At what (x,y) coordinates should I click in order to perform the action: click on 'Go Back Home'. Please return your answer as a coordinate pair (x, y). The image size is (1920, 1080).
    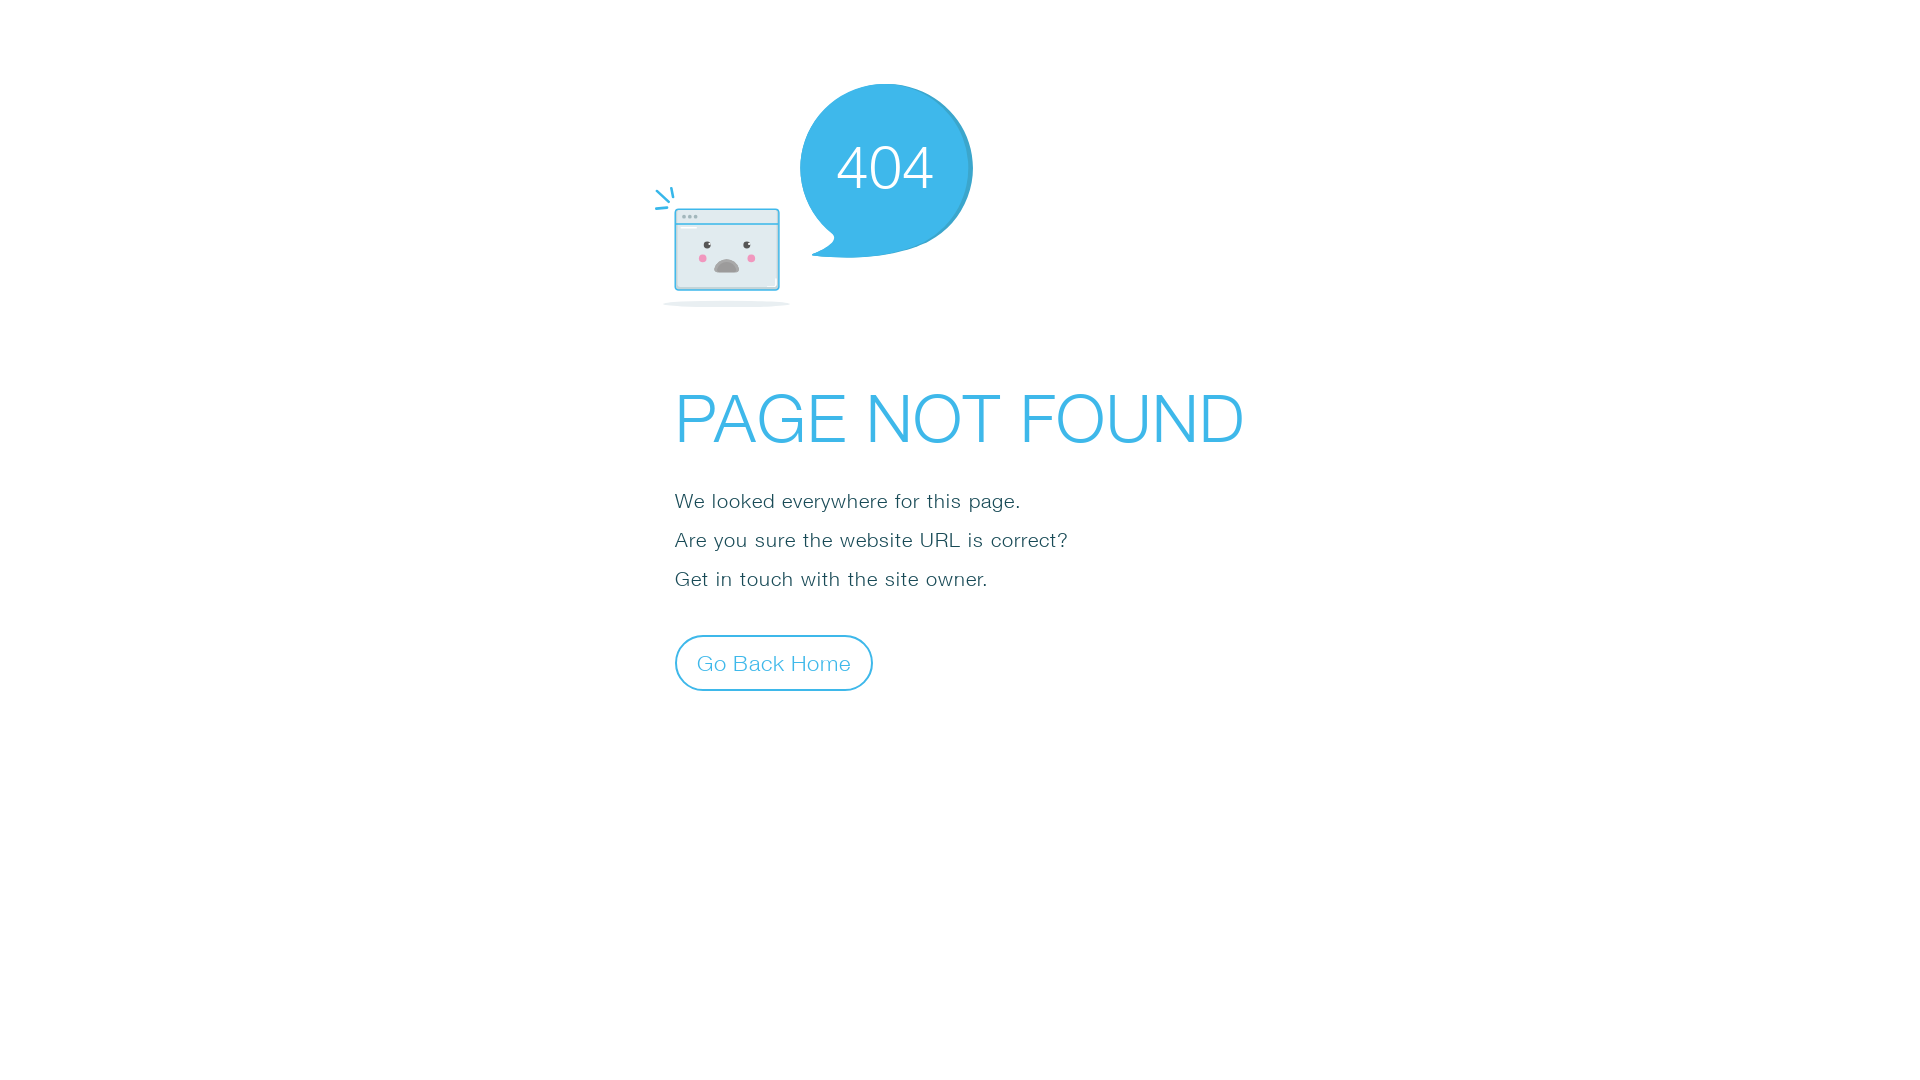
    Looking at the image, I should click on (772, 663).